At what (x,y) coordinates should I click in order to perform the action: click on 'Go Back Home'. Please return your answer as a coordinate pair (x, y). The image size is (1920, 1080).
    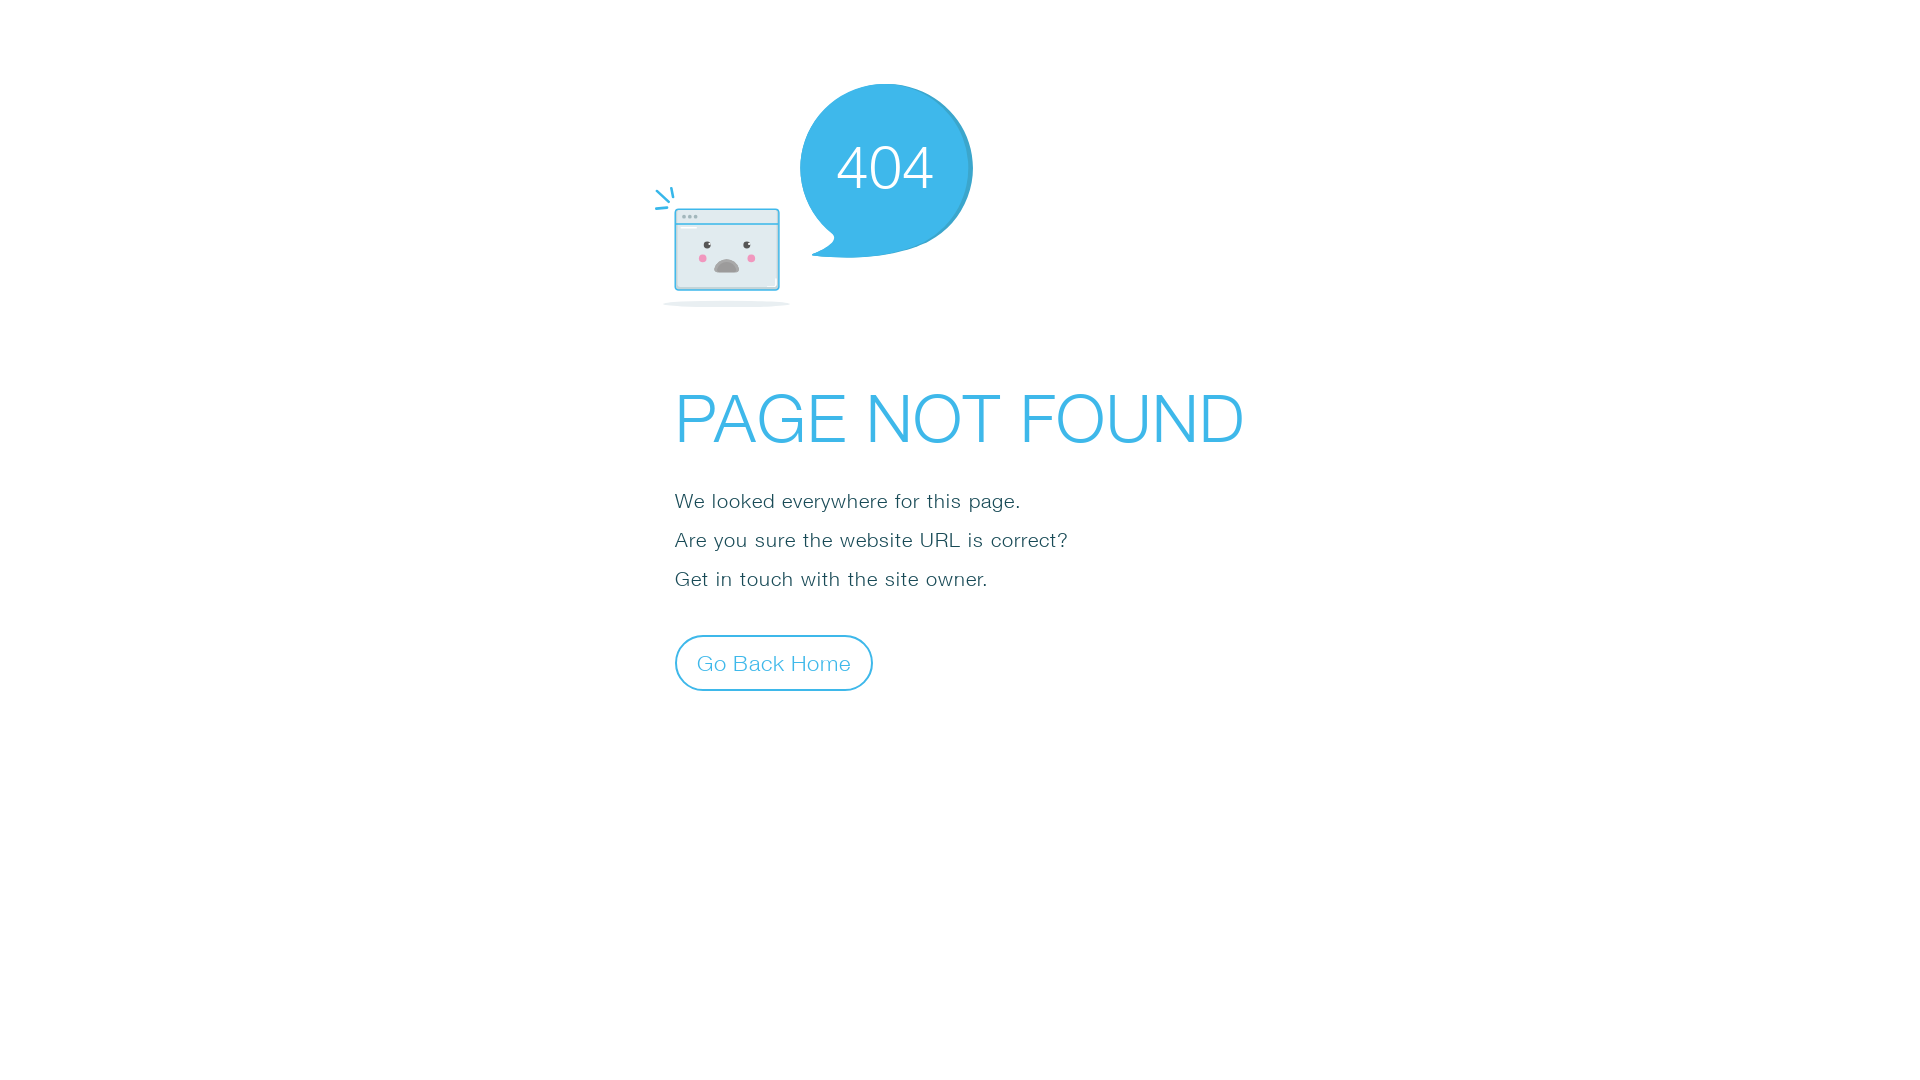
    Looking at the image, I should click on (772, 663).